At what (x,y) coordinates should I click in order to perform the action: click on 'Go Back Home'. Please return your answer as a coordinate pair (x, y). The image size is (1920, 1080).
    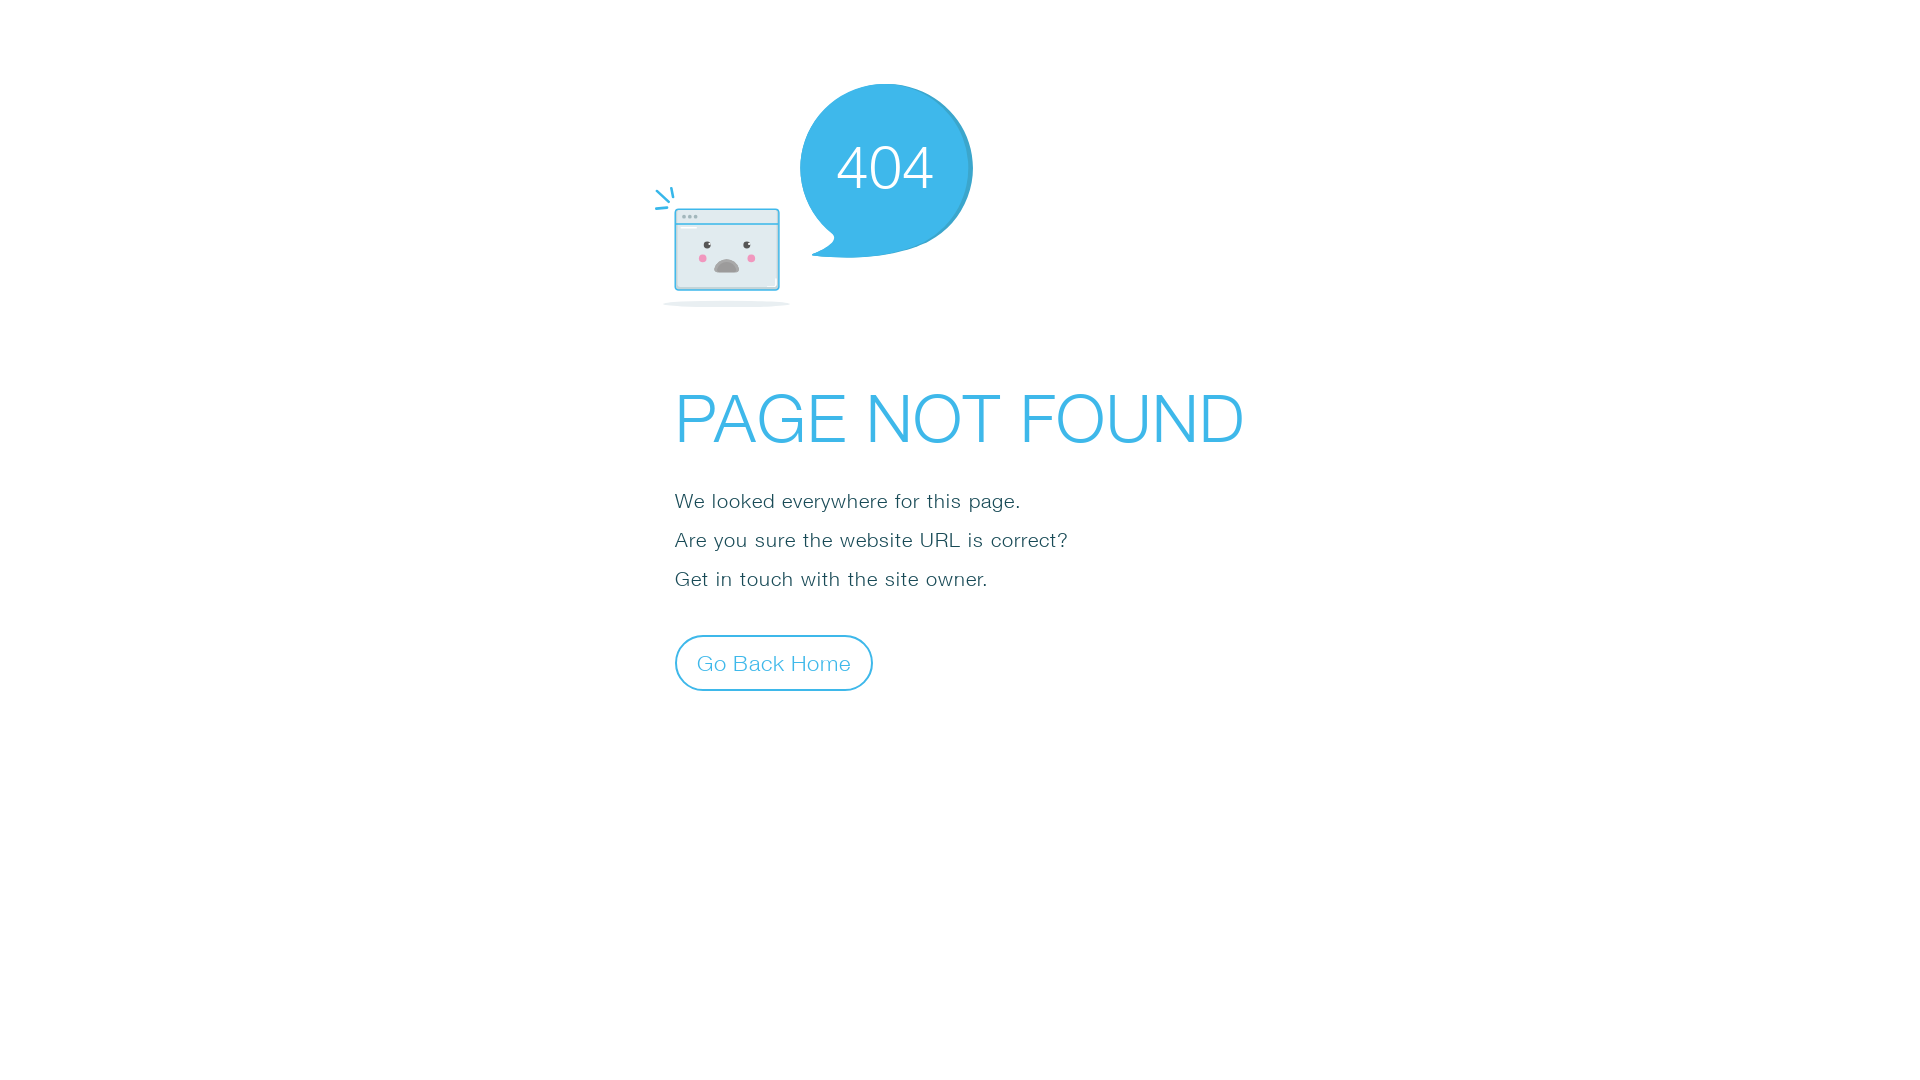
    Looking at the image, I should click on (772, 663).